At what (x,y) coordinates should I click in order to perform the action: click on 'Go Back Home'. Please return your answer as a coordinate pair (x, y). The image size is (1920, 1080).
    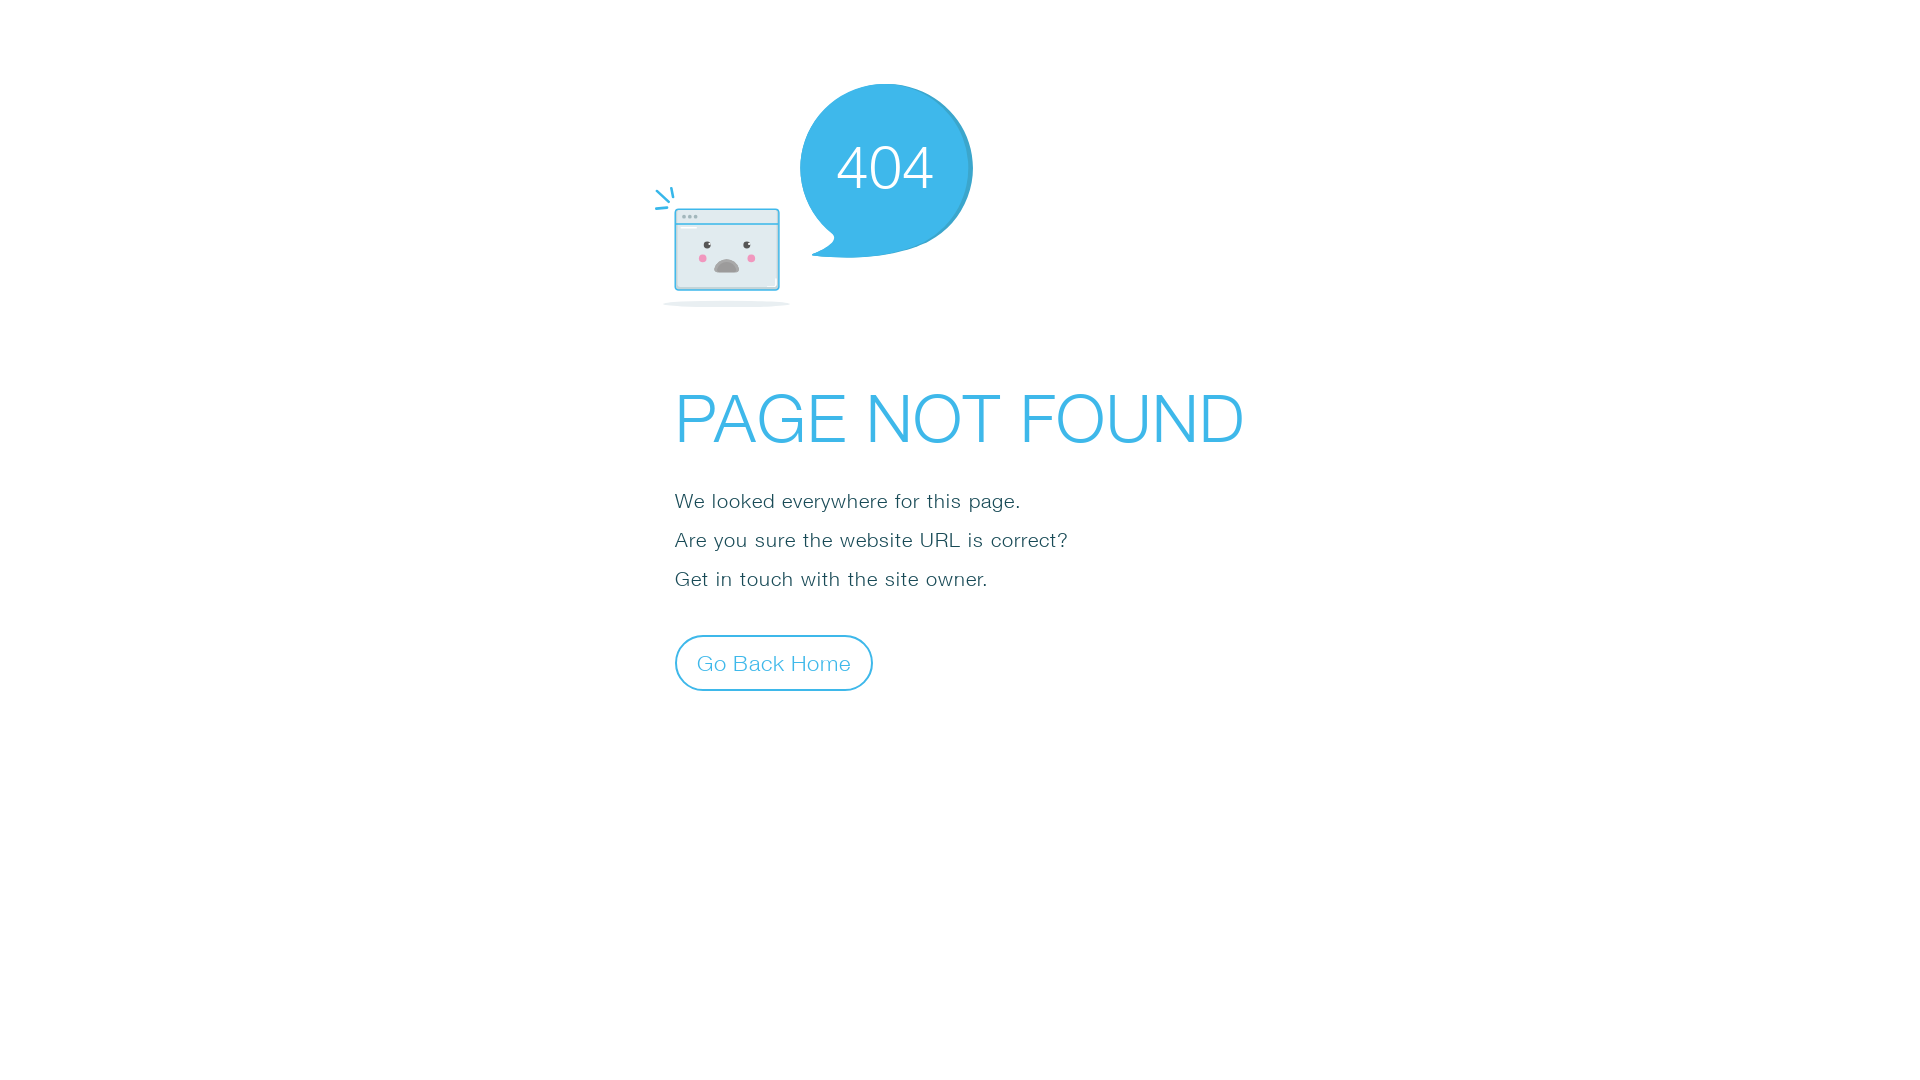
    Looking at the image, I should click on (772, 663).